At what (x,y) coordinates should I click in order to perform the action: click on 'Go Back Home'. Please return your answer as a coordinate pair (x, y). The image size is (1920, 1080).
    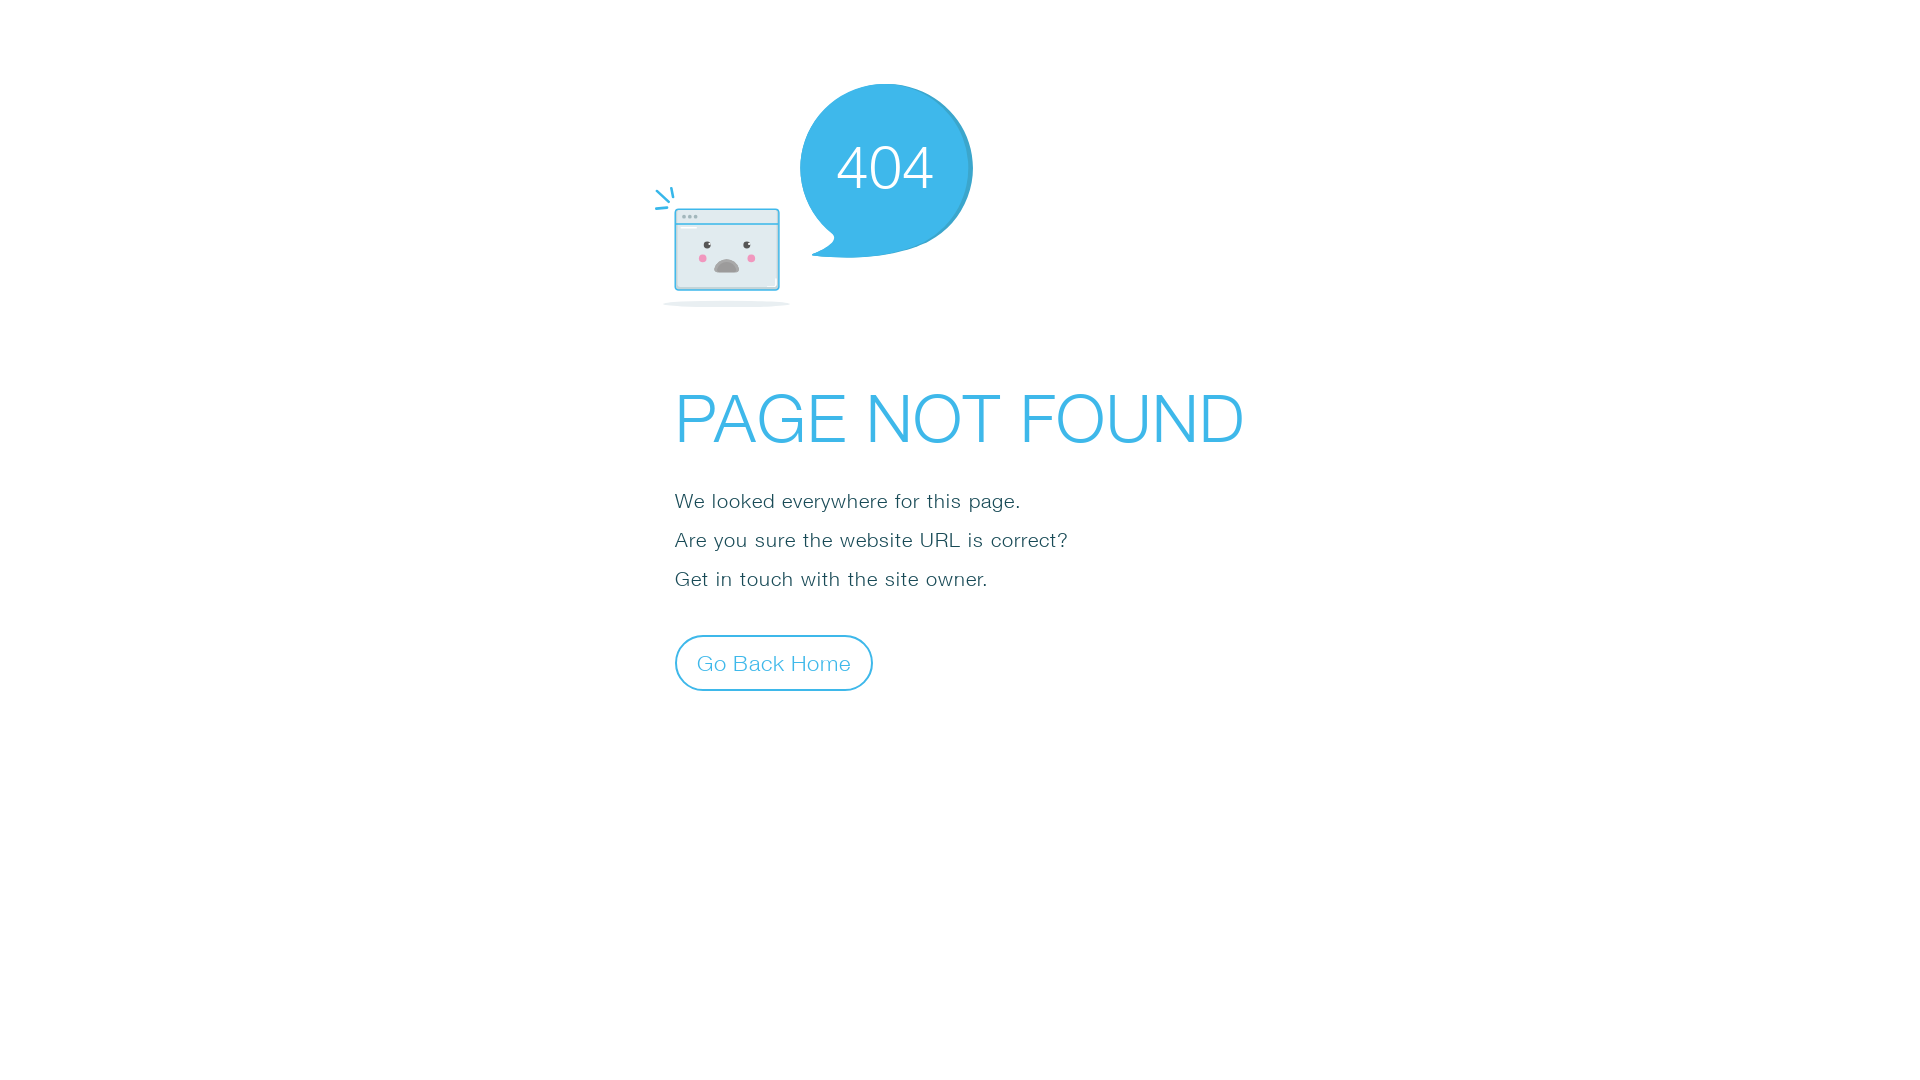
    Looking at the image, I should click on (772, 663).